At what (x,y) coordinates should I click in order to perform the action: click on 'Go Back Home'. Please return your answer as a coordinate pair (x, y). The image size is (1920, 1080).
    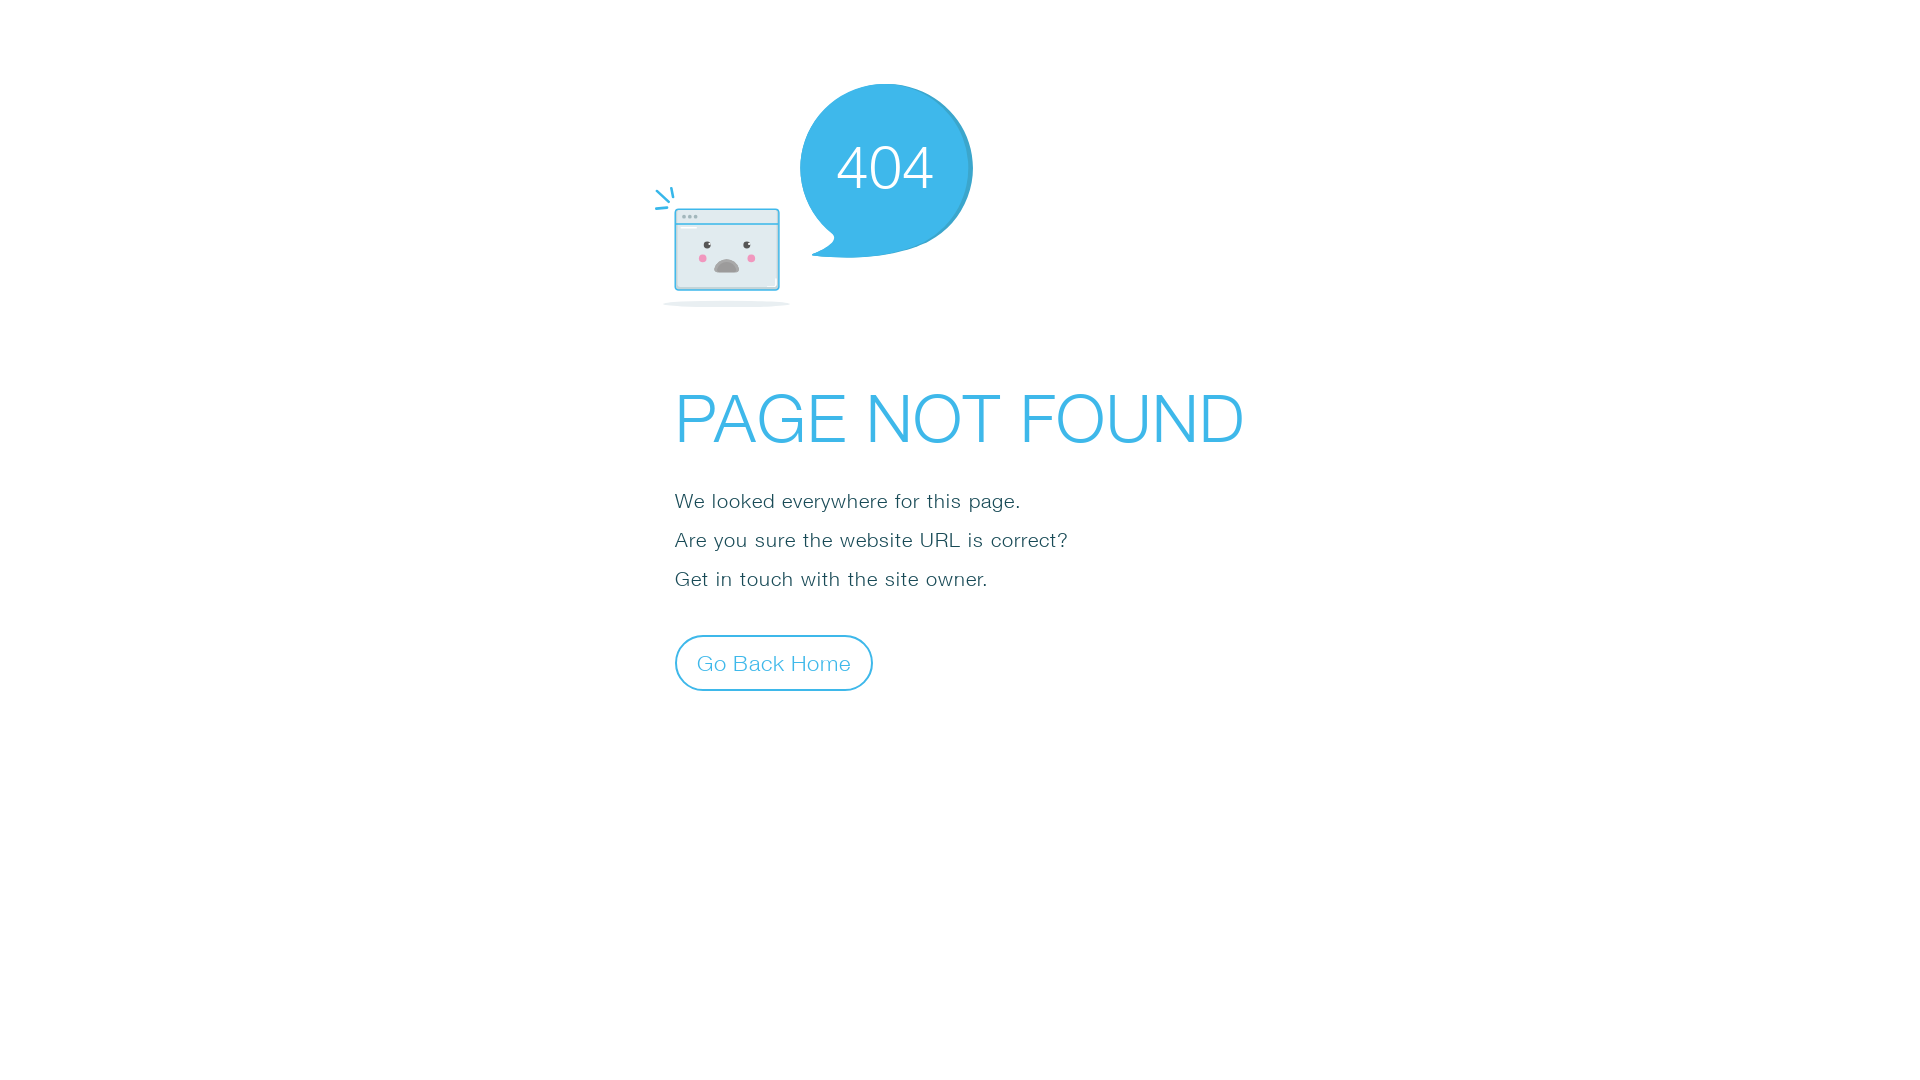
    Looking at the image, I should click on (772, 663).